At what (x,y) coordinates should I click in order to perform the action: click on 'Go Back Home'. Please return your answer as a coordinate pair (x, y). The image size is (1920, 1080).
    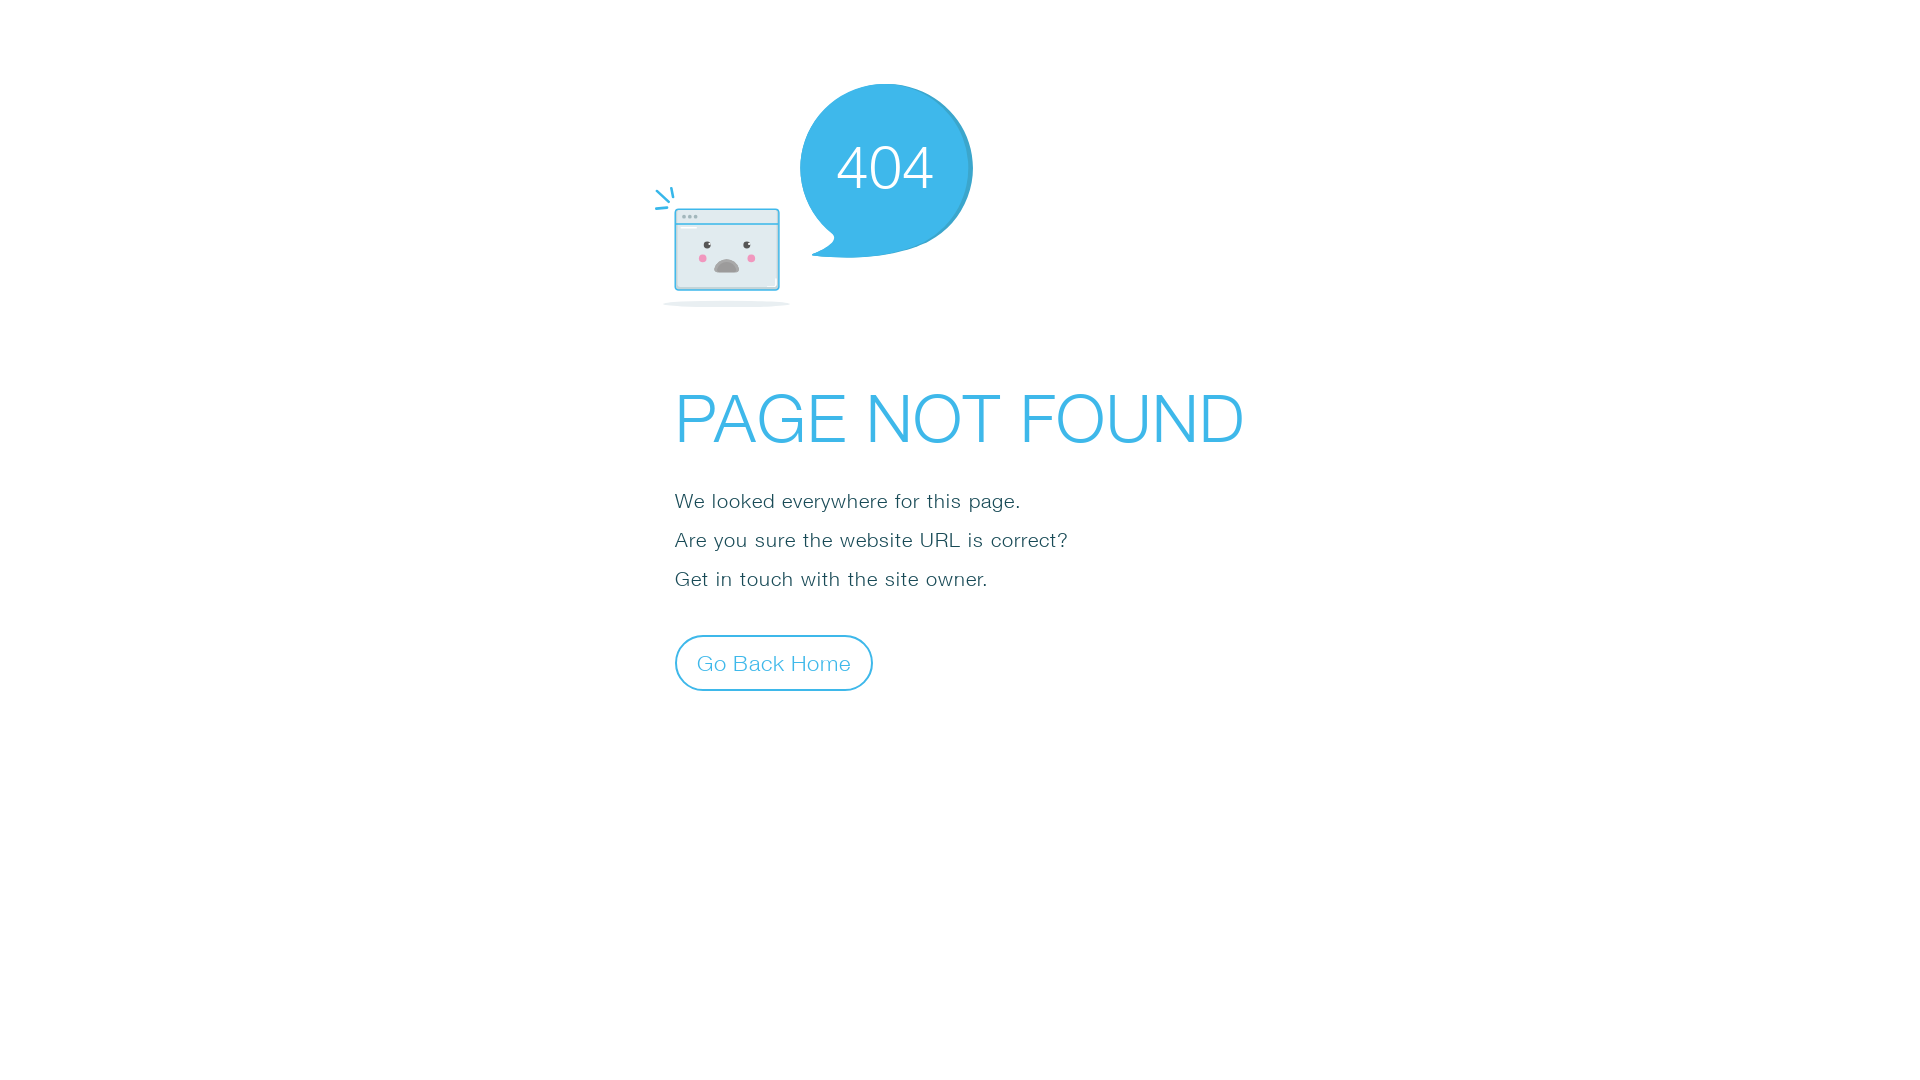
    Looking at the image, I should click on (772, 663).